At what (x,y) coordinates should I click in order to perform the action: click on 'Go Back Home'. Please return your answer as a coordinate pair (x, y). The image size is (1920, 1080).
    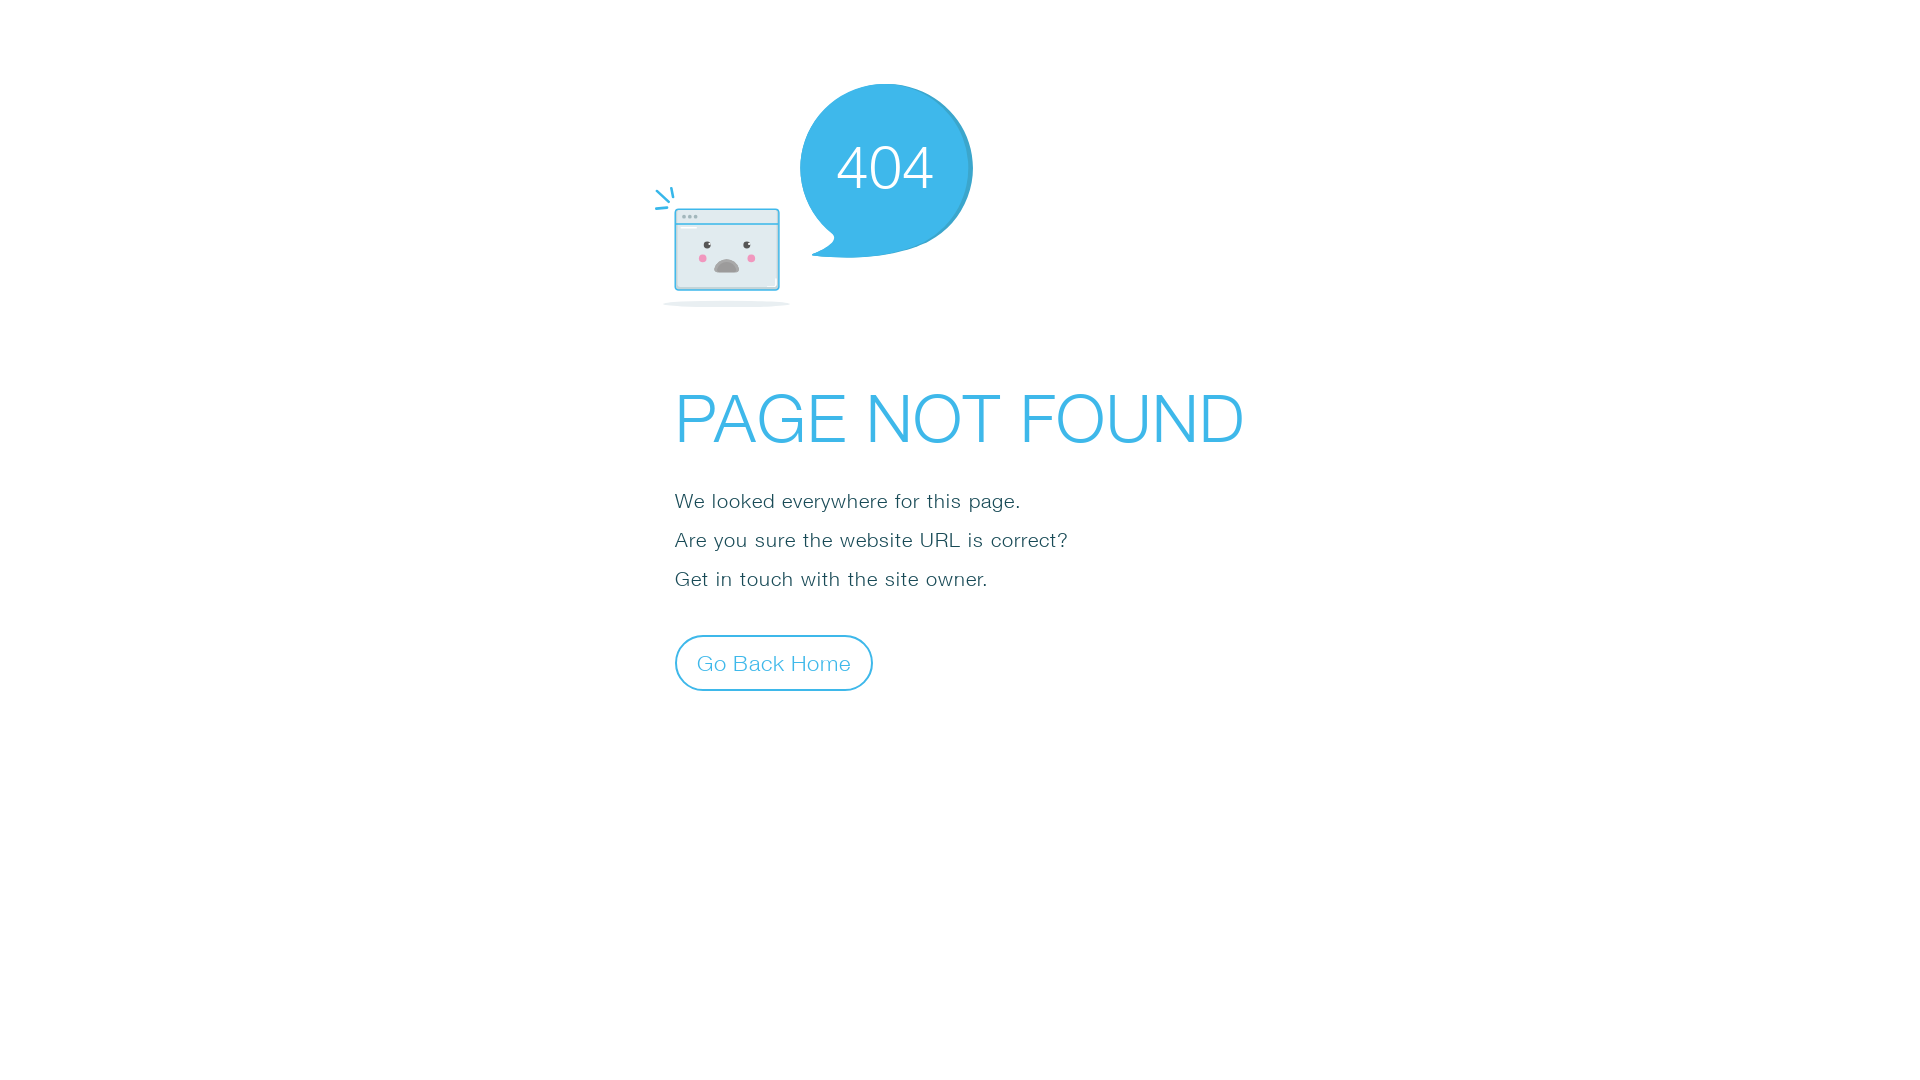
    Looking at the image, I should click on (772, 663).